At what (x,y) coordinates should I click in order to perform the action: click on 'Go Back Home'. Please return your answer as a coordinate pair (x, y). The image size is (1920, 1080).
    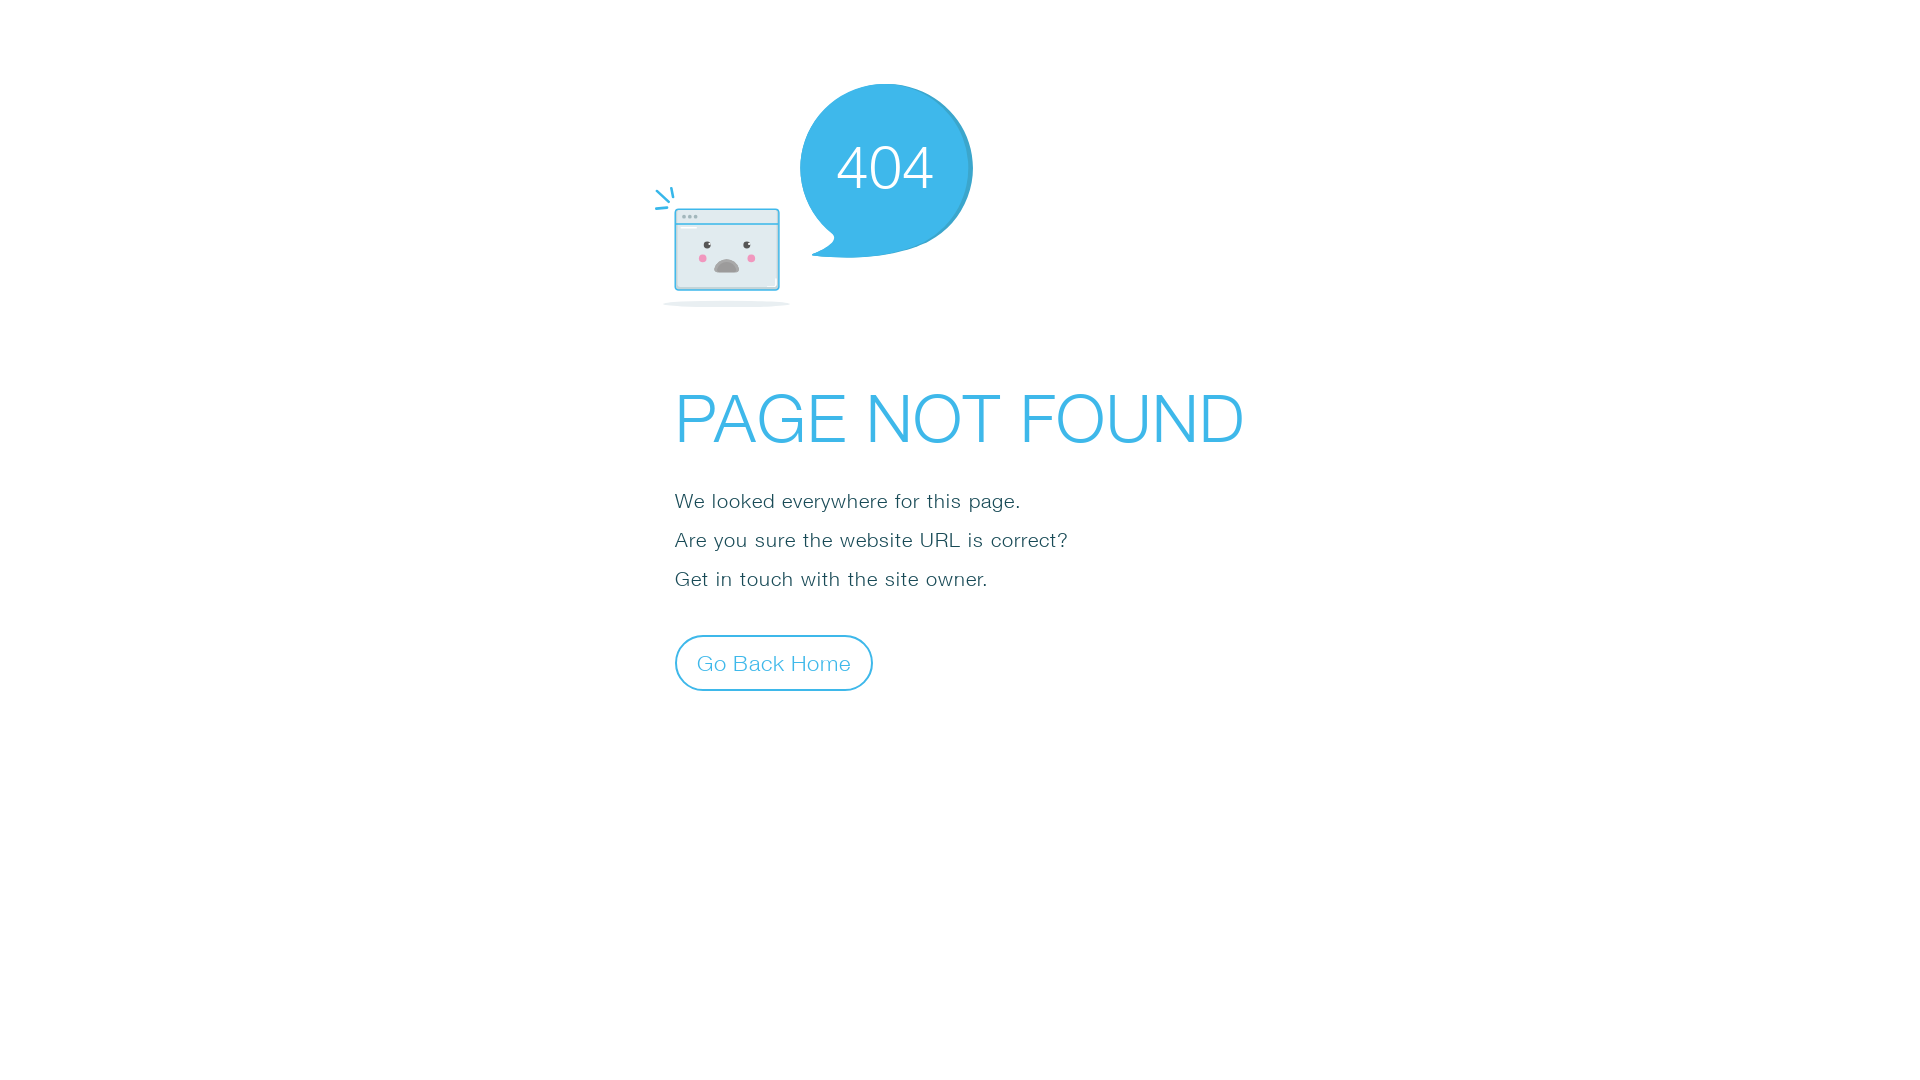
    Looking at the image, I should click on (772, 663).